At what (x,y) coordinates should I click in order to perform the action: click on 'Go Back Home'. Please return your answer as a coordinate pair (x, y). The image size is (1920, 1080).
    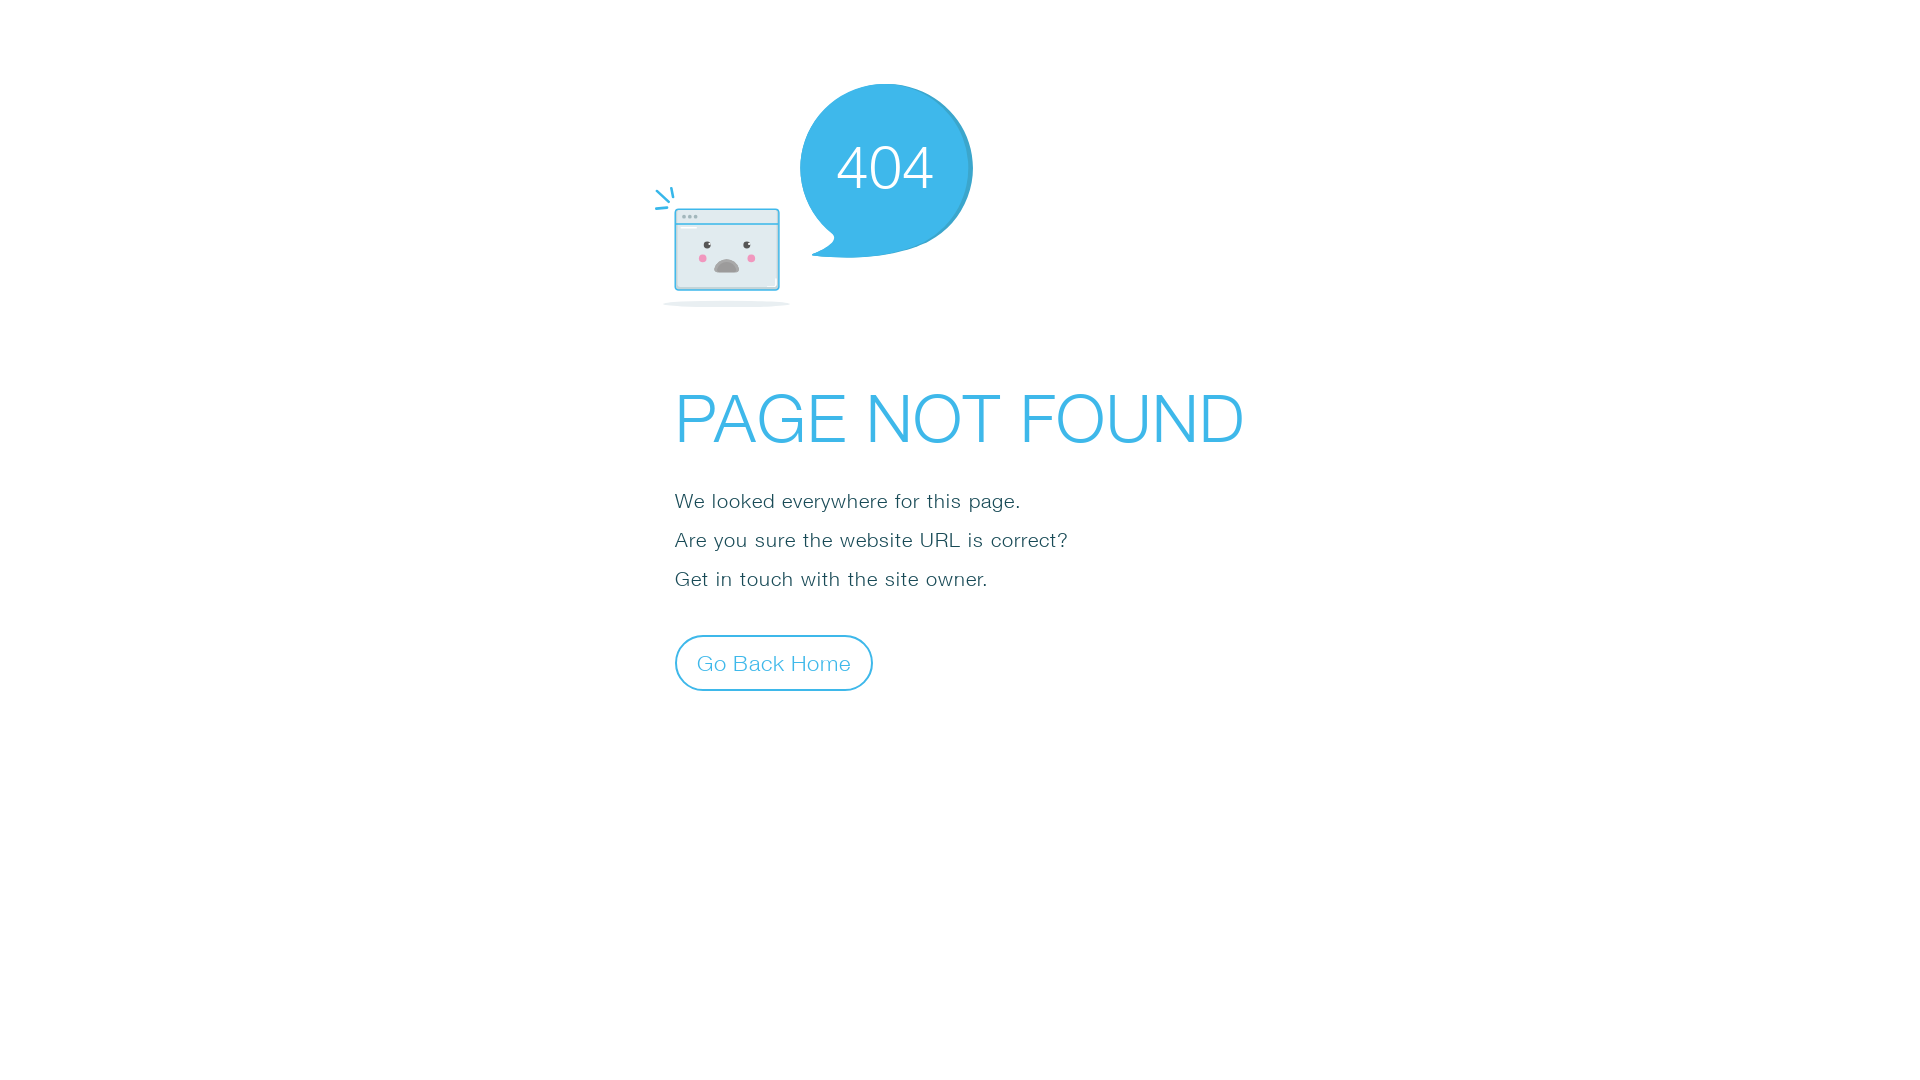
    Looking at the image, I should click on (772, 663).